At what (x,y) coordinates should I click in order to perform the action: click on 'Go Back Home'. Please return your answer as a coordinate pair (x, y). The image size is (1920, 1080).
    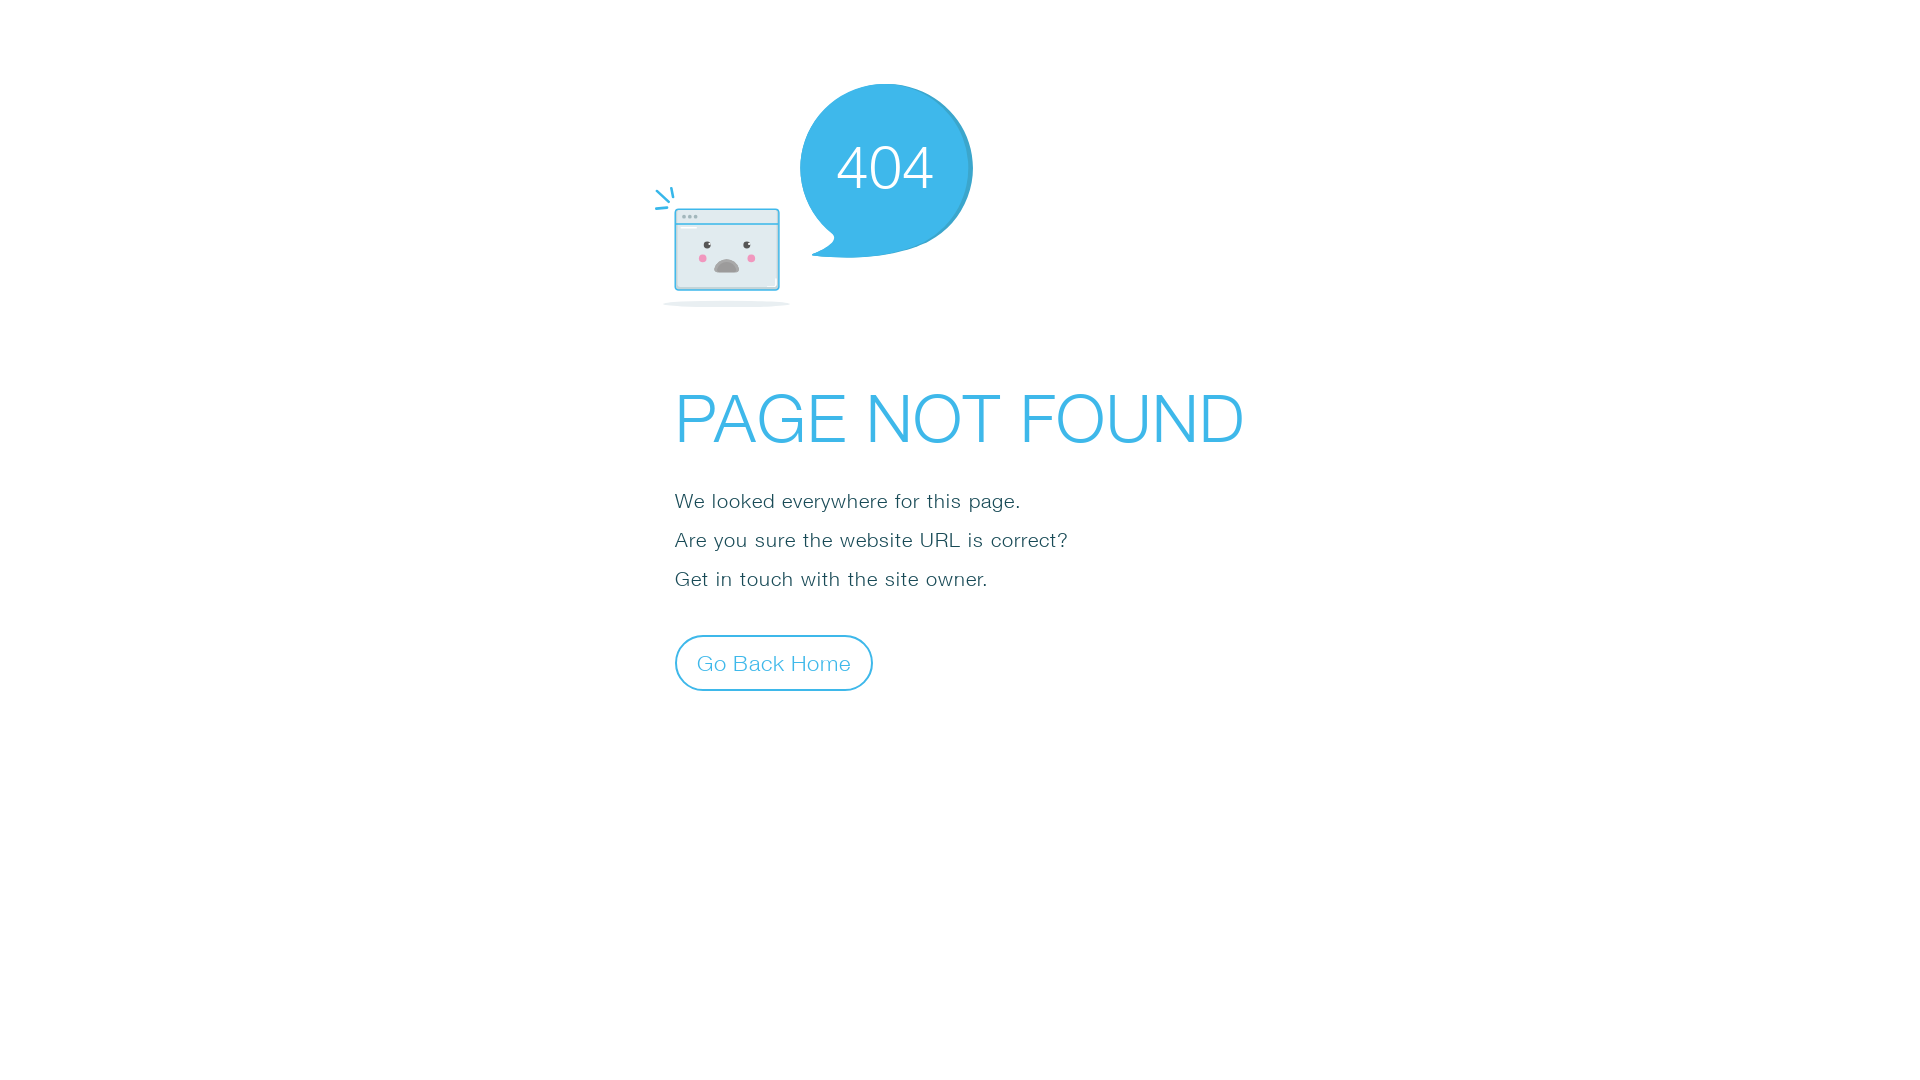
    Looking at the image, I should click on (772, 663).